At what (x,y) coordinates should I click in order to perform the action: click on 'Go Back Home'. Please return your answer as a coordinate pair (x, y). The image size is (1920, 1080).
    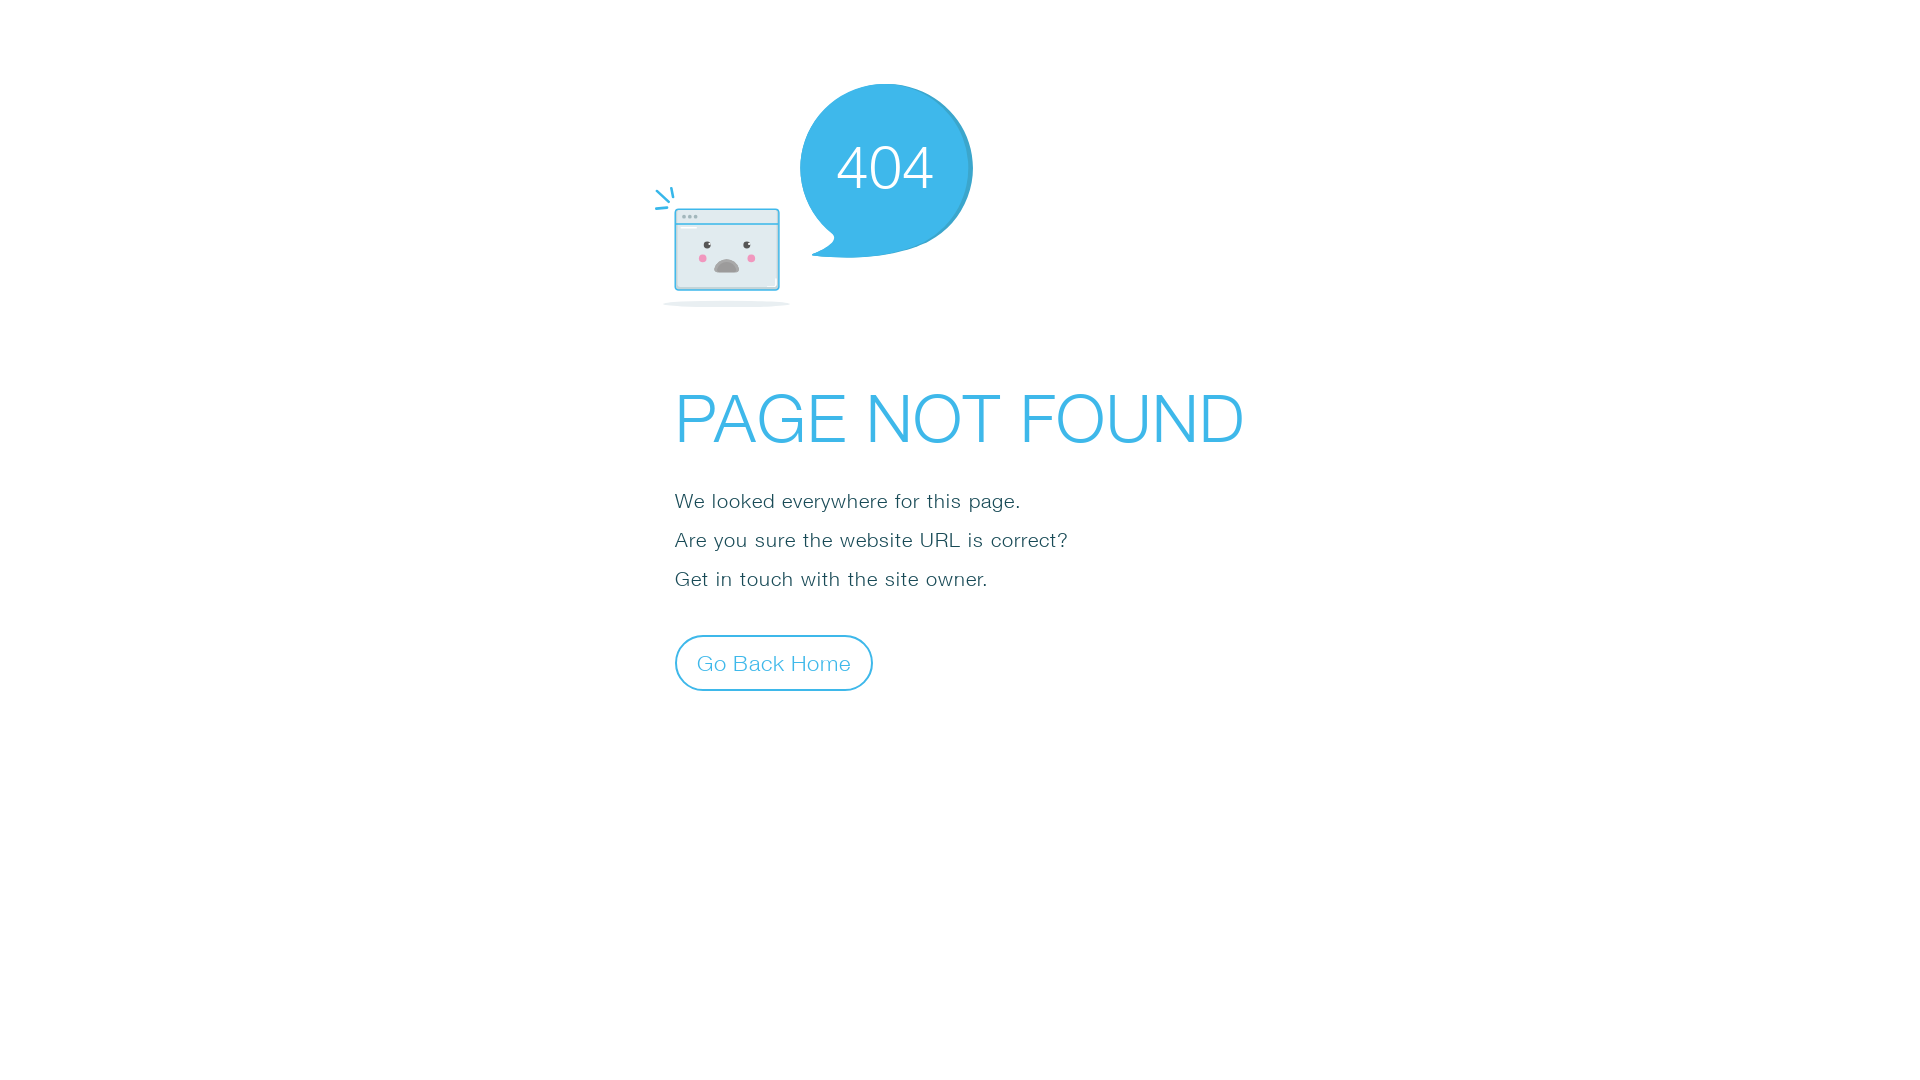
    Looking at the image, I should click on (772, 663).